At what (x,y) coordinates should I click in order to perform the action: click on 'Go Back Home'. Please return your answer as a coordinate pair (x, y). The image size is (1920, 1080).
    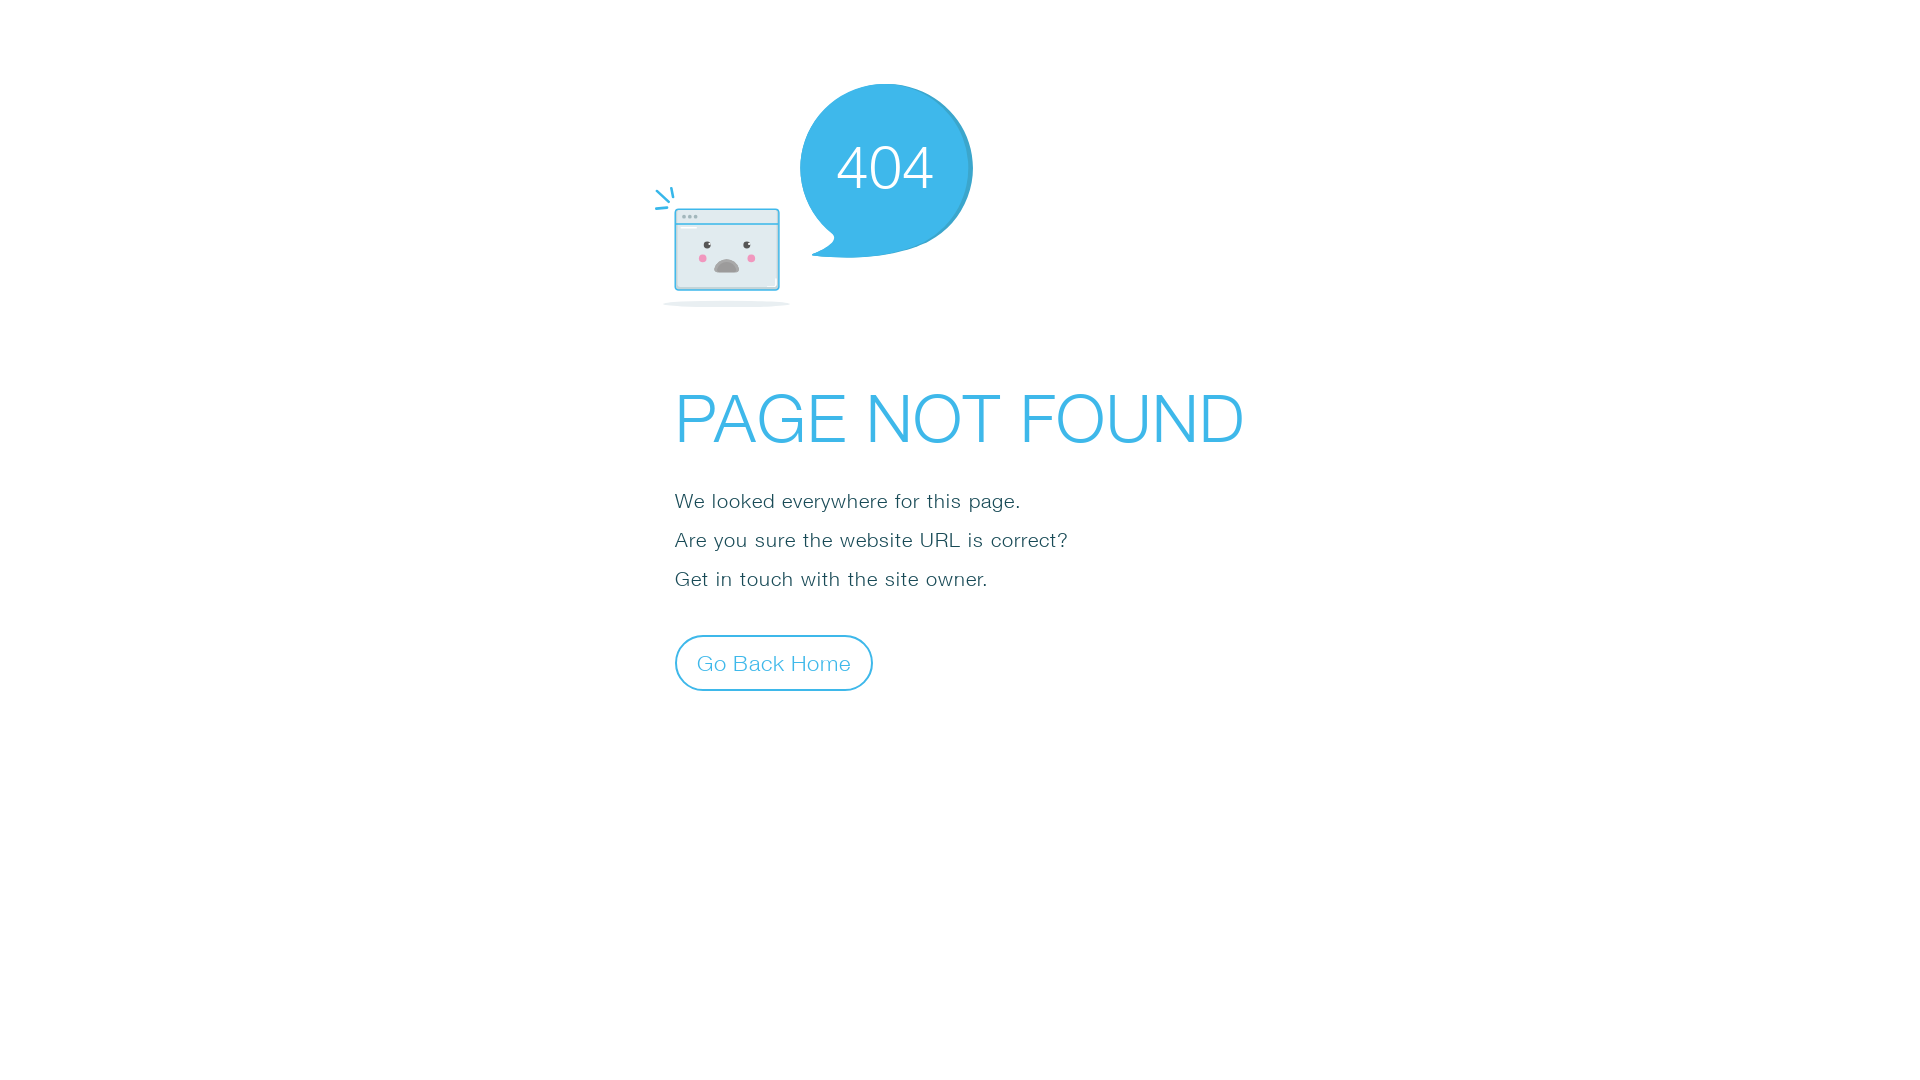
    Looking at the image, I should click on (772, 663).